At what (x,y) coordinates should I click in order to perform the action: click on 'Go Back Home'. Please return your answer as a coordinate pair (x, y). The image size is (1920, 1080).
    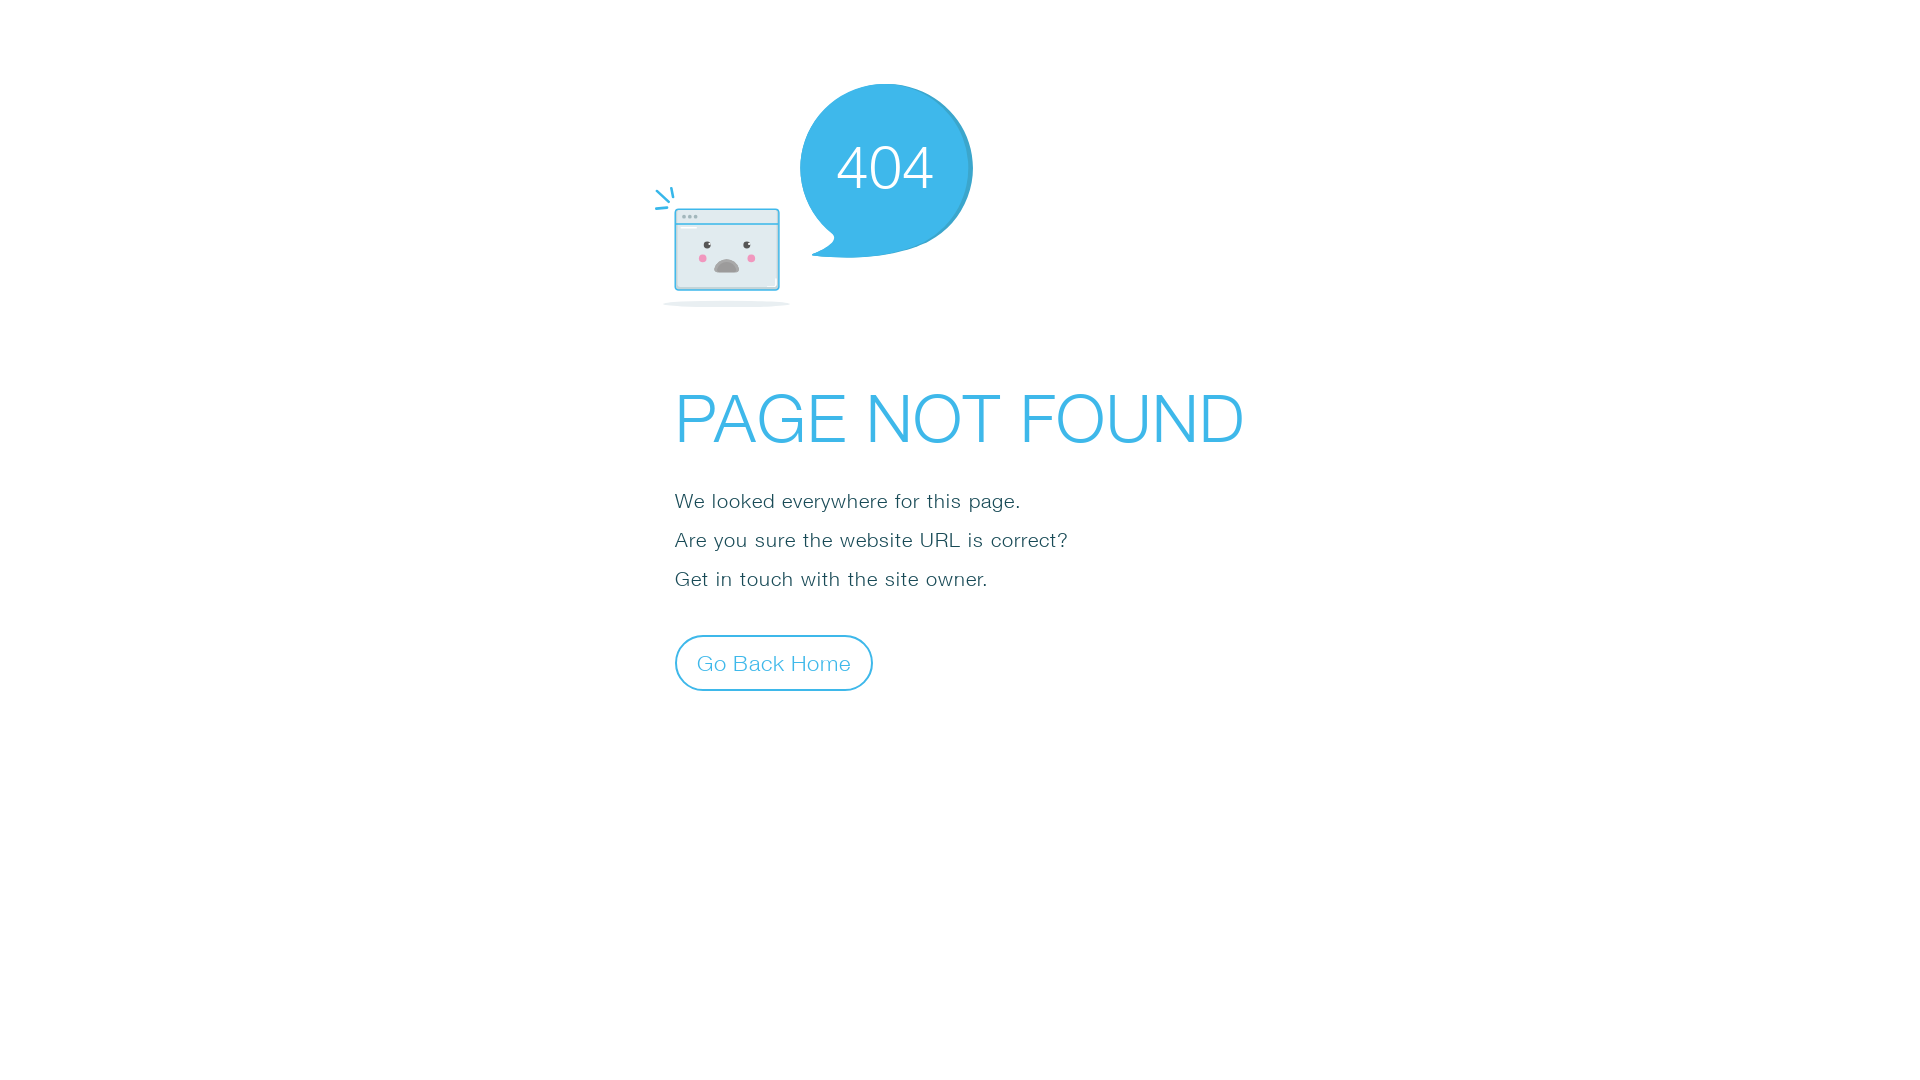
    Looking at the image, I should click on (772, 663).